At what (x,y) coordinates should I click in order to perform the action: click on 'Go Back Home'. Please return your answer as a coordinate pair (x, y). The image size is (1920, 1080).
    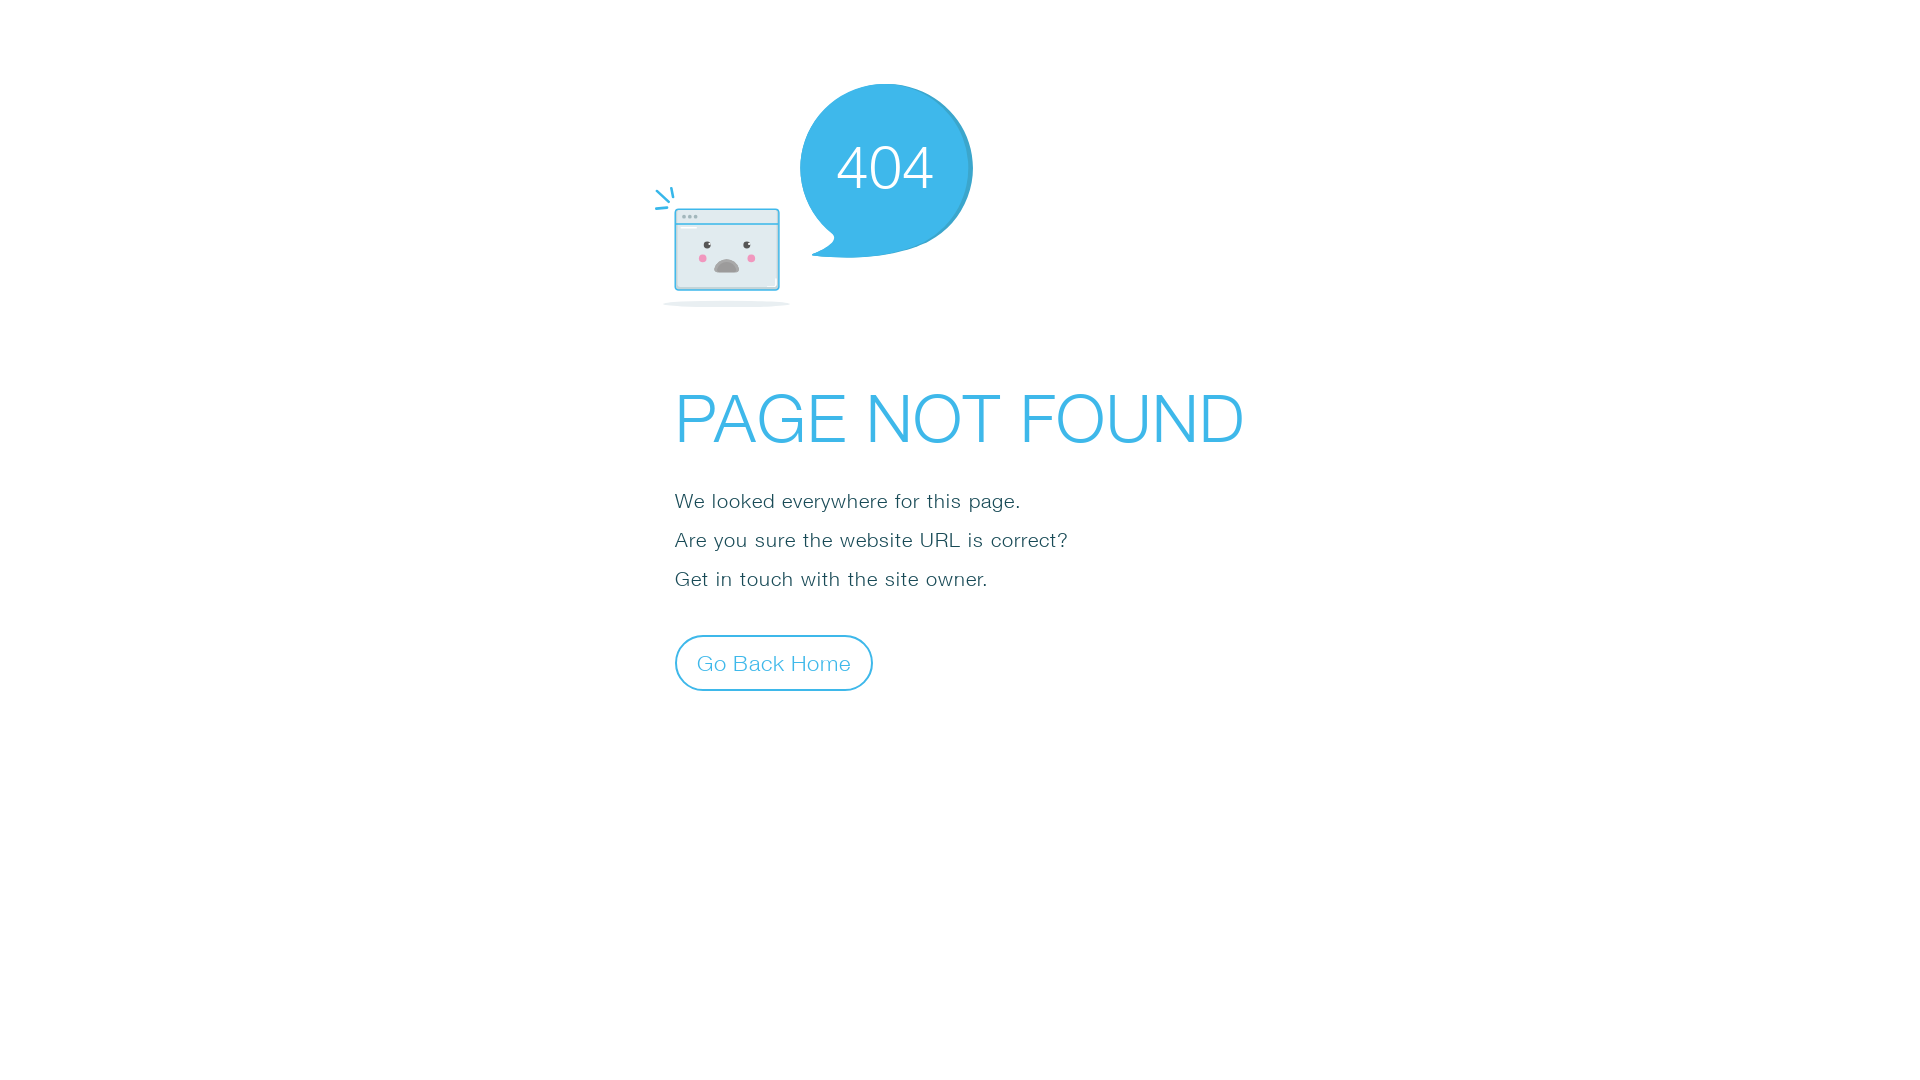
    Looking at the image, I should click on (772, 663).